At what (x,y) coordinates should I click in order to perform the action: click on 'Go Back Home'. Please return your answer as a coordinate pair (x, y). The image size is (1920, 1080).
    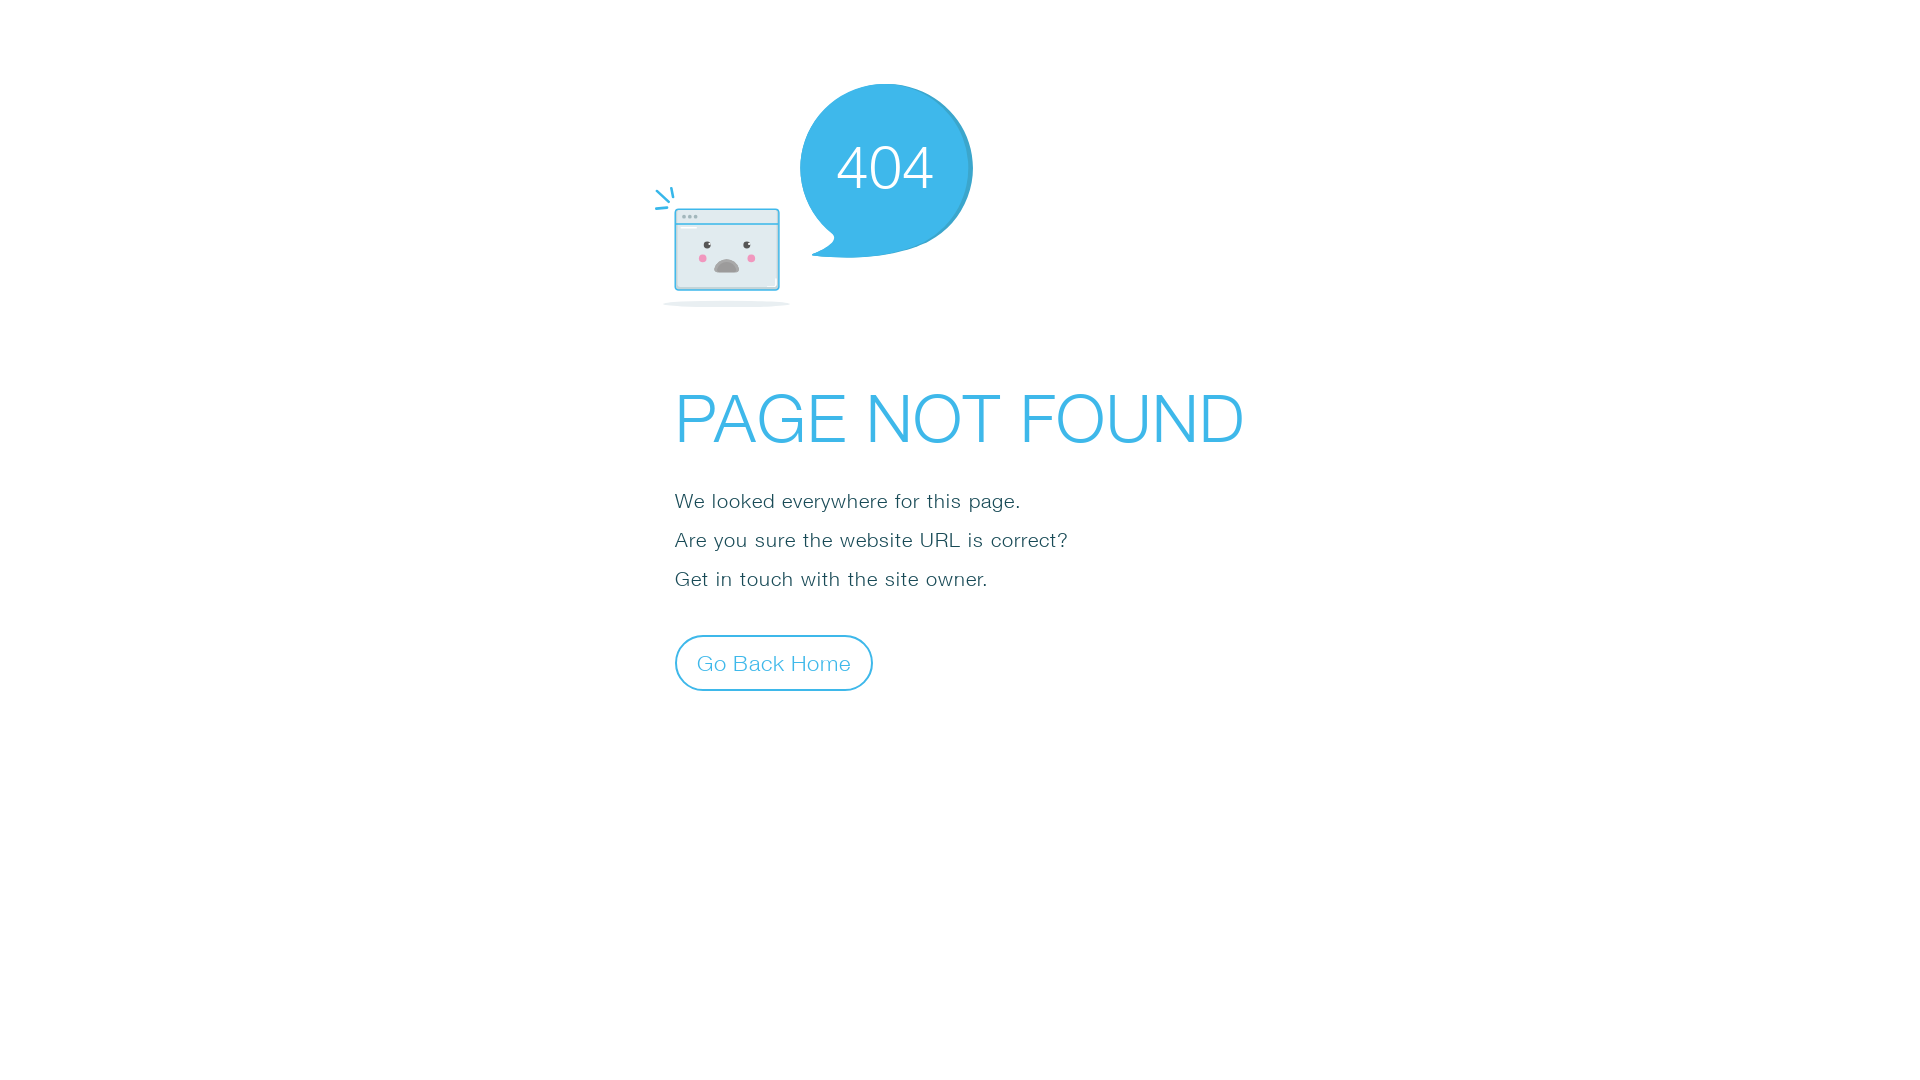
    Looking at the image, I should click on (772, 663).